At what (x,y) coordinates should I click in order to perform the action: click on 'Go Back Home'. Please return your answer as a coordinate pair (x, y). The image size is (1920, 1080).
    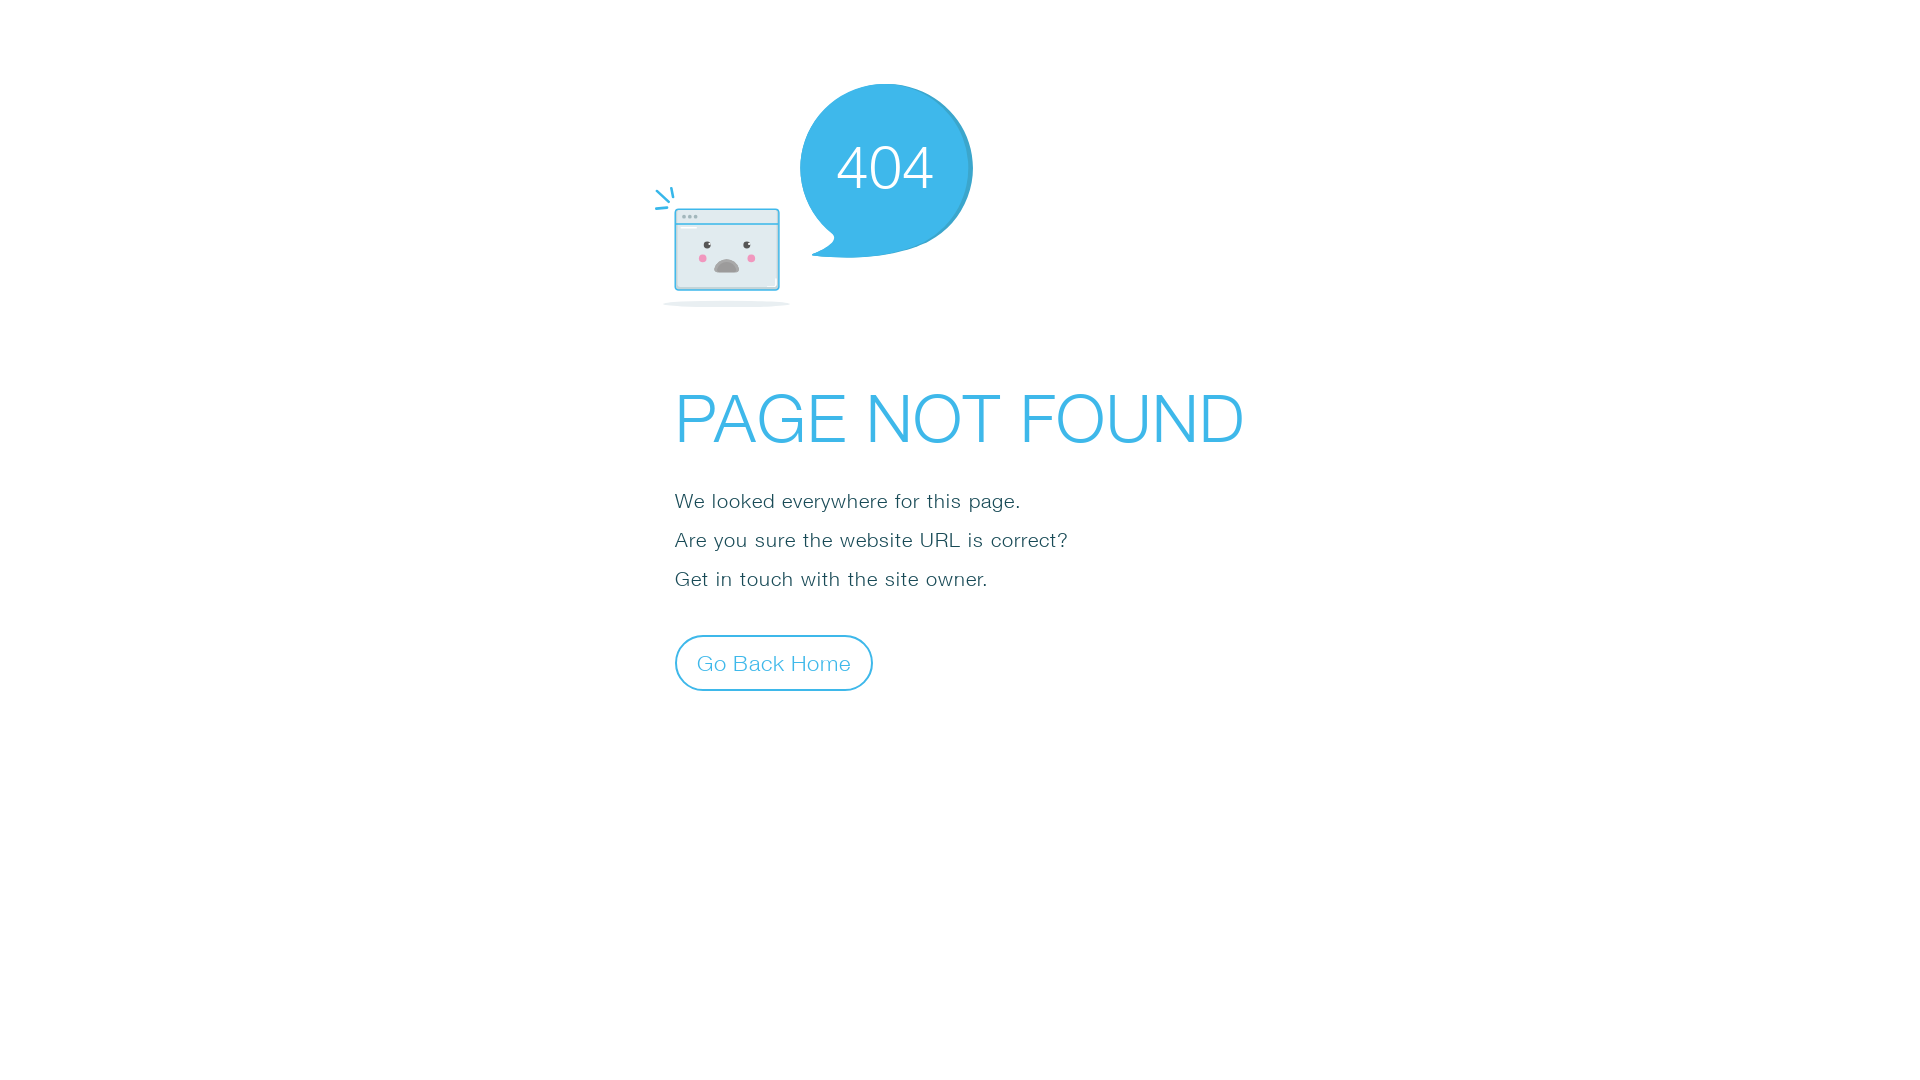
    Looking at the image, I should click on (772, 663).